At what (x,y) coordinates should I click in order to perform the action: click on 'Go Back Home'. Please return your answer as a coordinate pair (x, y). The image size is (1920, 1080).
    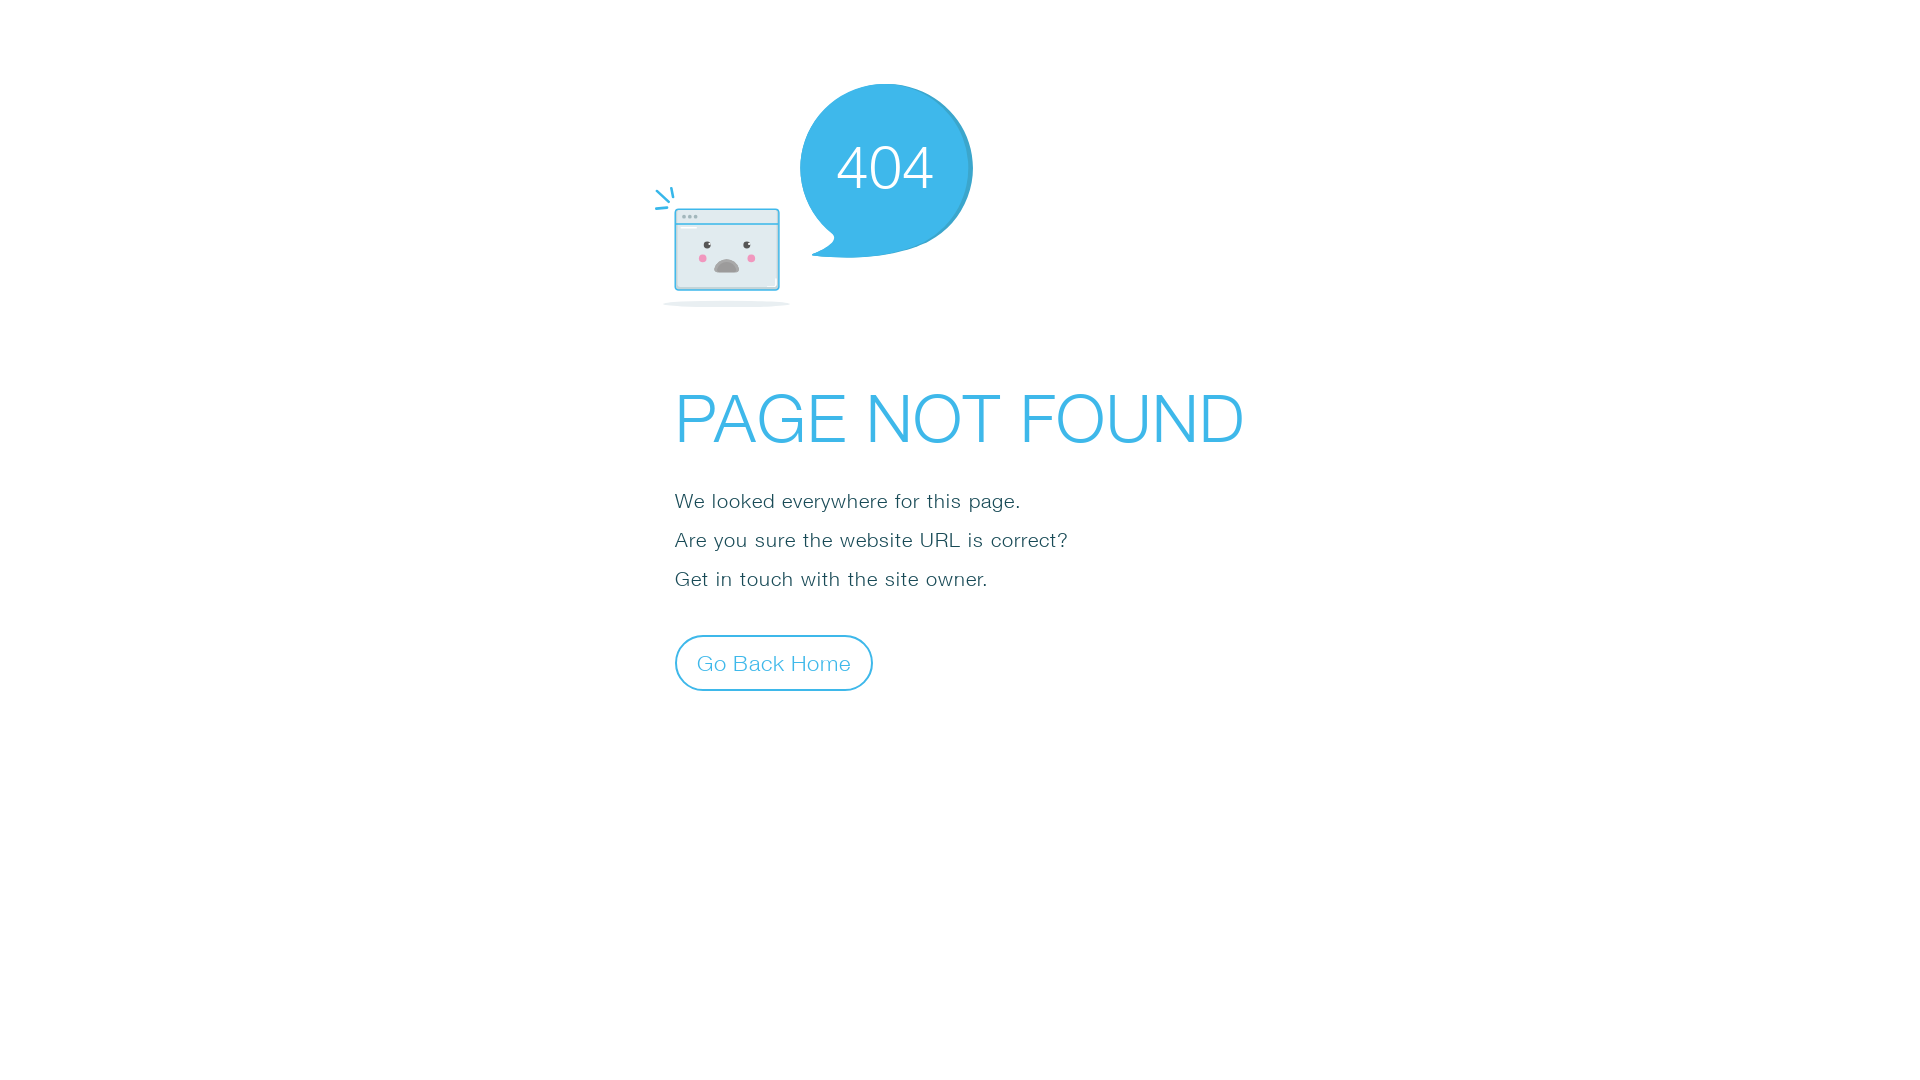
    Looking at the image, I should click on (772, 663).